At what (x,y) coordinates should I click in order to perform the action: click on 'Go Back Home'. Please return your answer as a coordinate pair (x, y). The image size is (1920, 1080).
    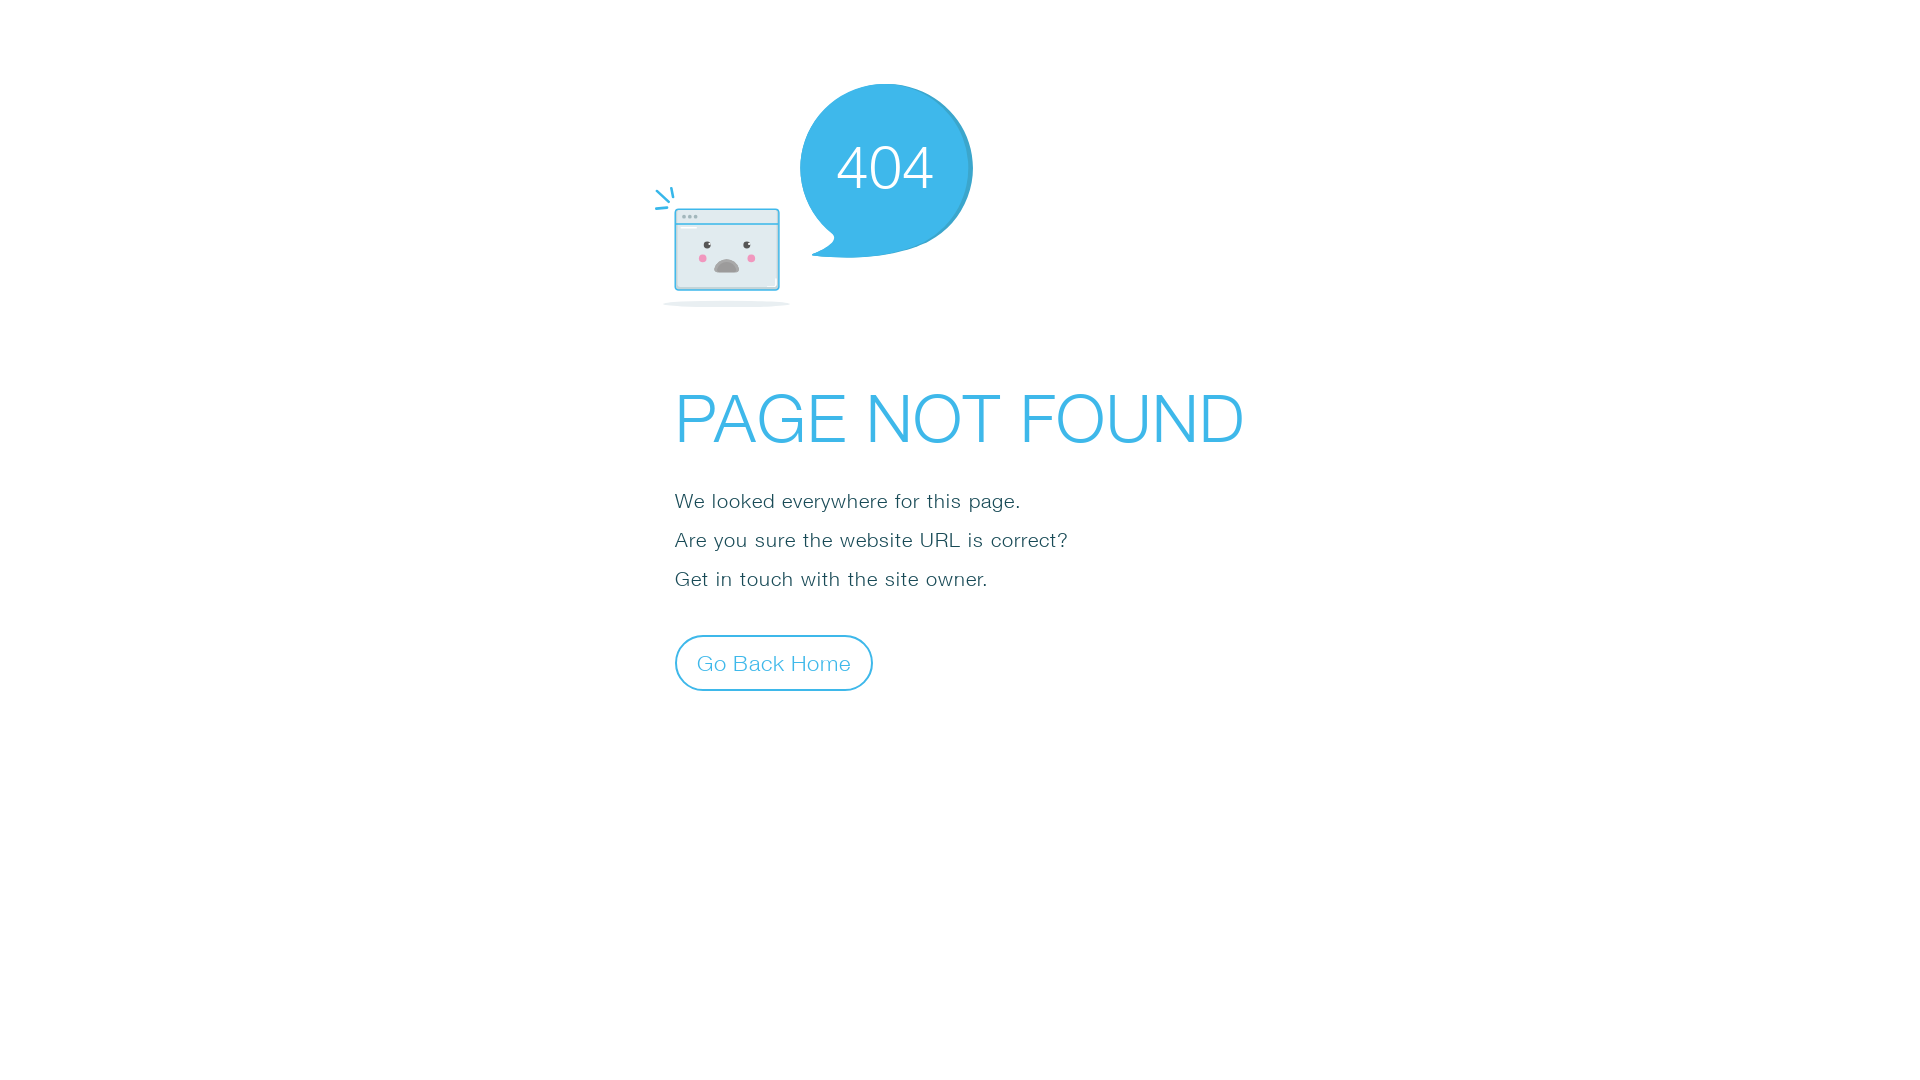
    Looking at the image, I should click on (772, 663).